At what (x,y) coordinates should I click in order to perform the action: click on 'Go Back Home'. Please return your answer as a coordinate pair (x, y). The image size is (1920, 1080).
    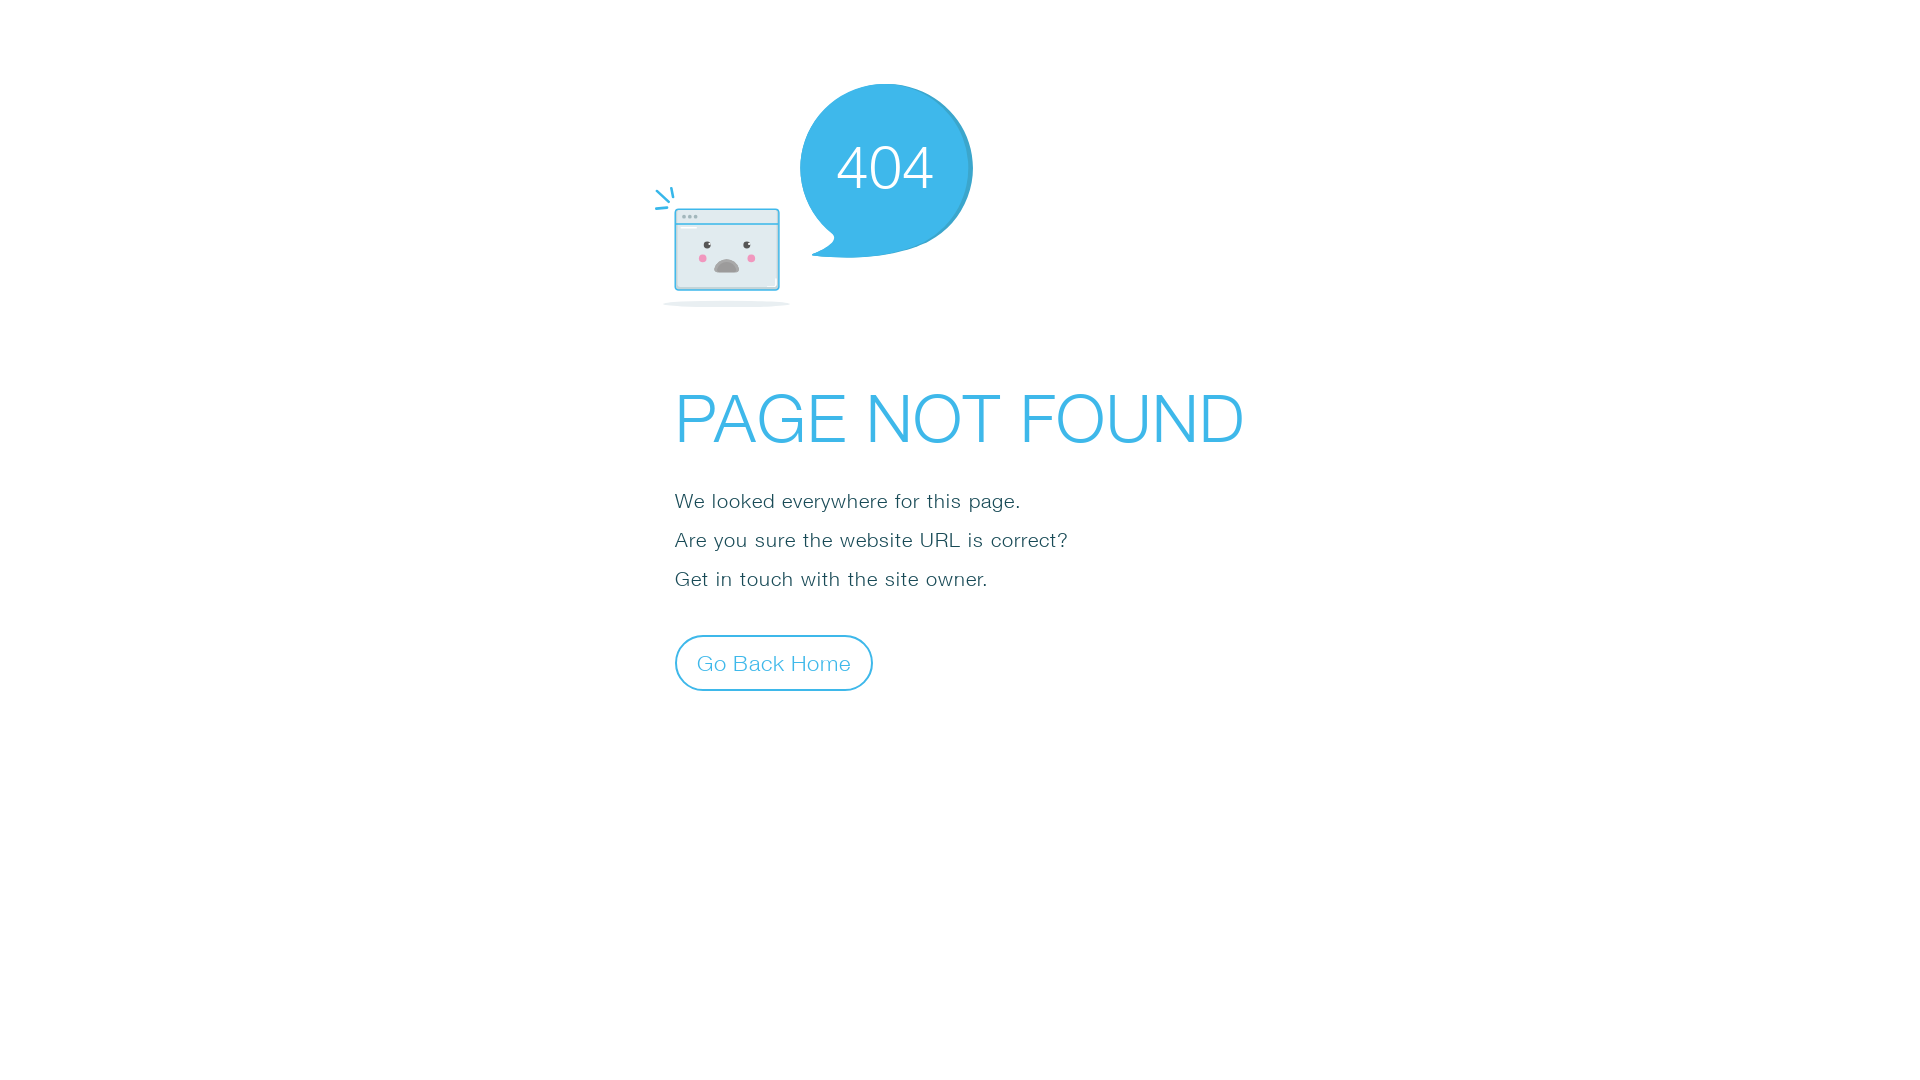
    Looking at the image, I should click on (772, 663).